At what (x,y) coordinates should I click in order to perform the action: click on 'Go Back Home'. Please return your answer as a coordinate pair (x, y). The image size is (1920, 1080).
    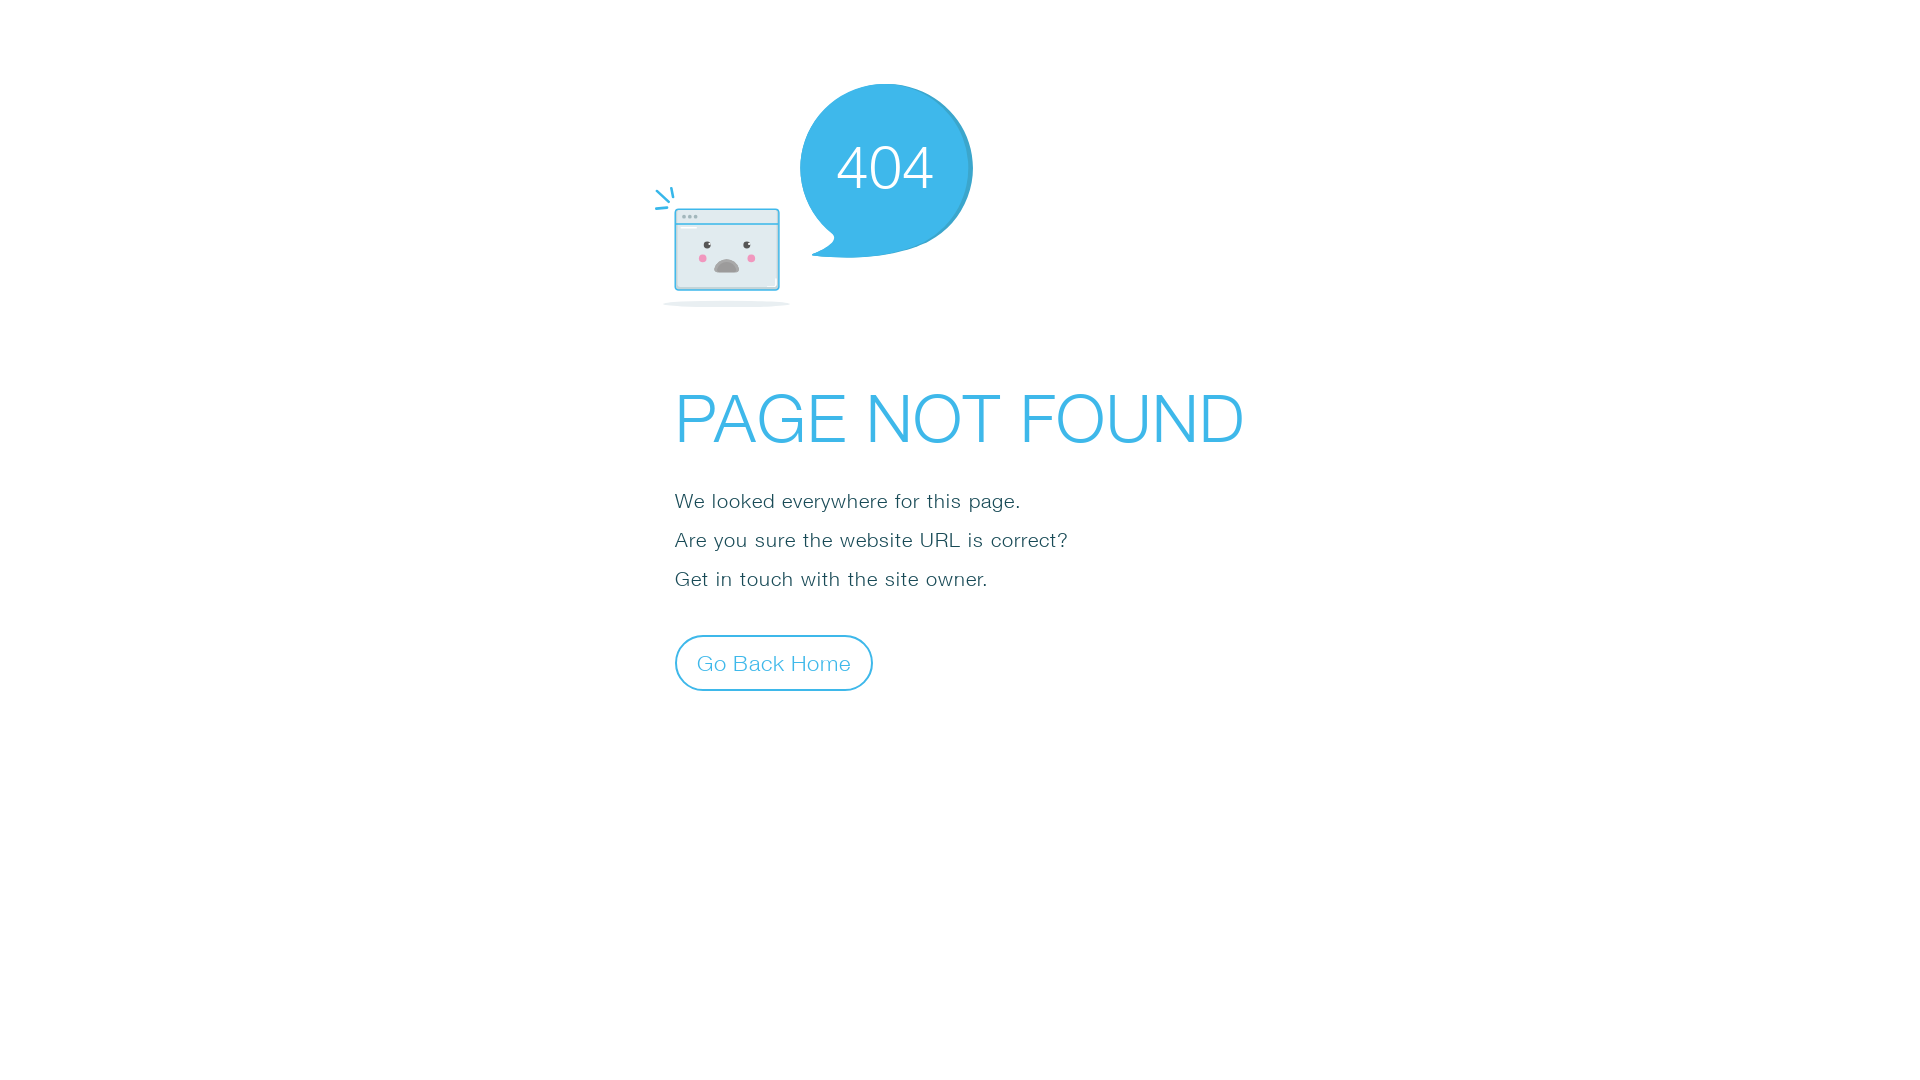
    Looking at the image, I should click on (772, 663).